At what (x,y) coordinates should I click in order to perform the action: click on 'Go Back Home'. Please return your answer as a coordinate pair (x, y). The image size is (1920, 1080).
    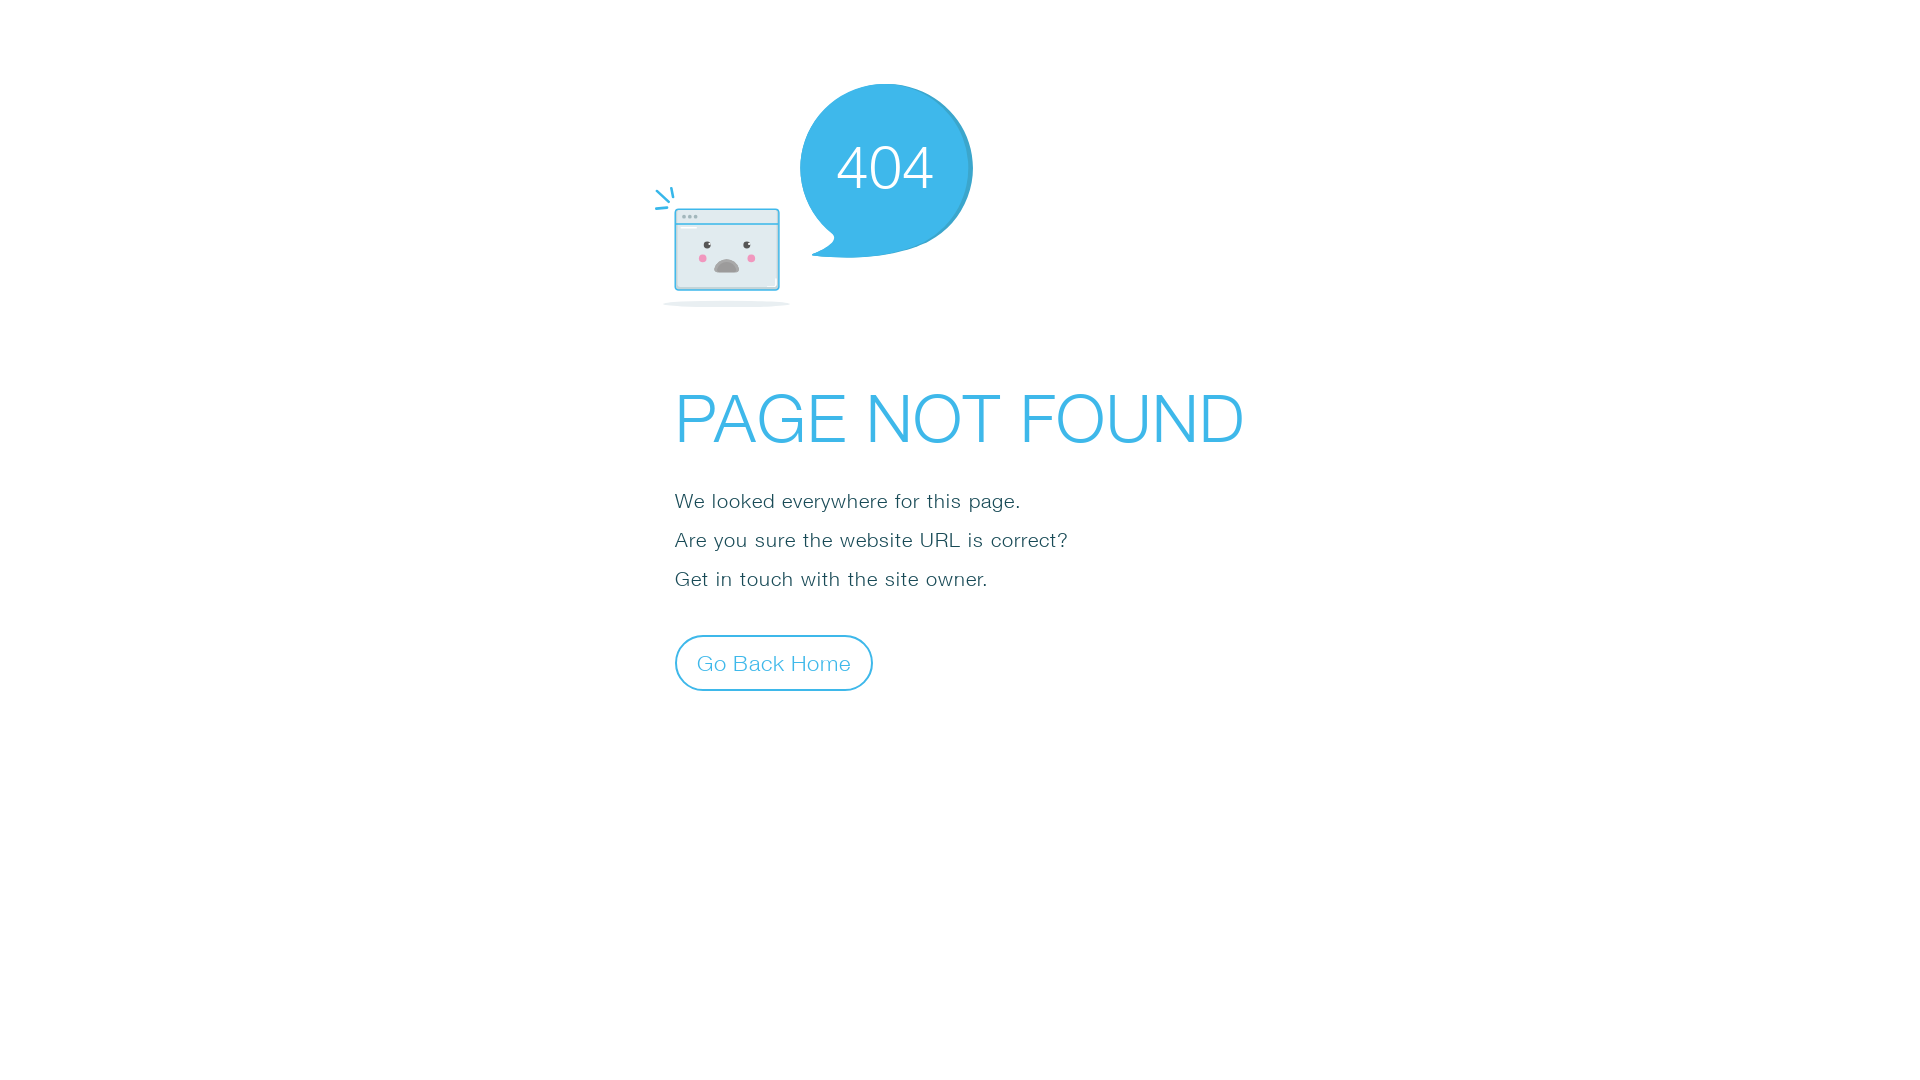
    Looking at the image, I should click on (772, 663).